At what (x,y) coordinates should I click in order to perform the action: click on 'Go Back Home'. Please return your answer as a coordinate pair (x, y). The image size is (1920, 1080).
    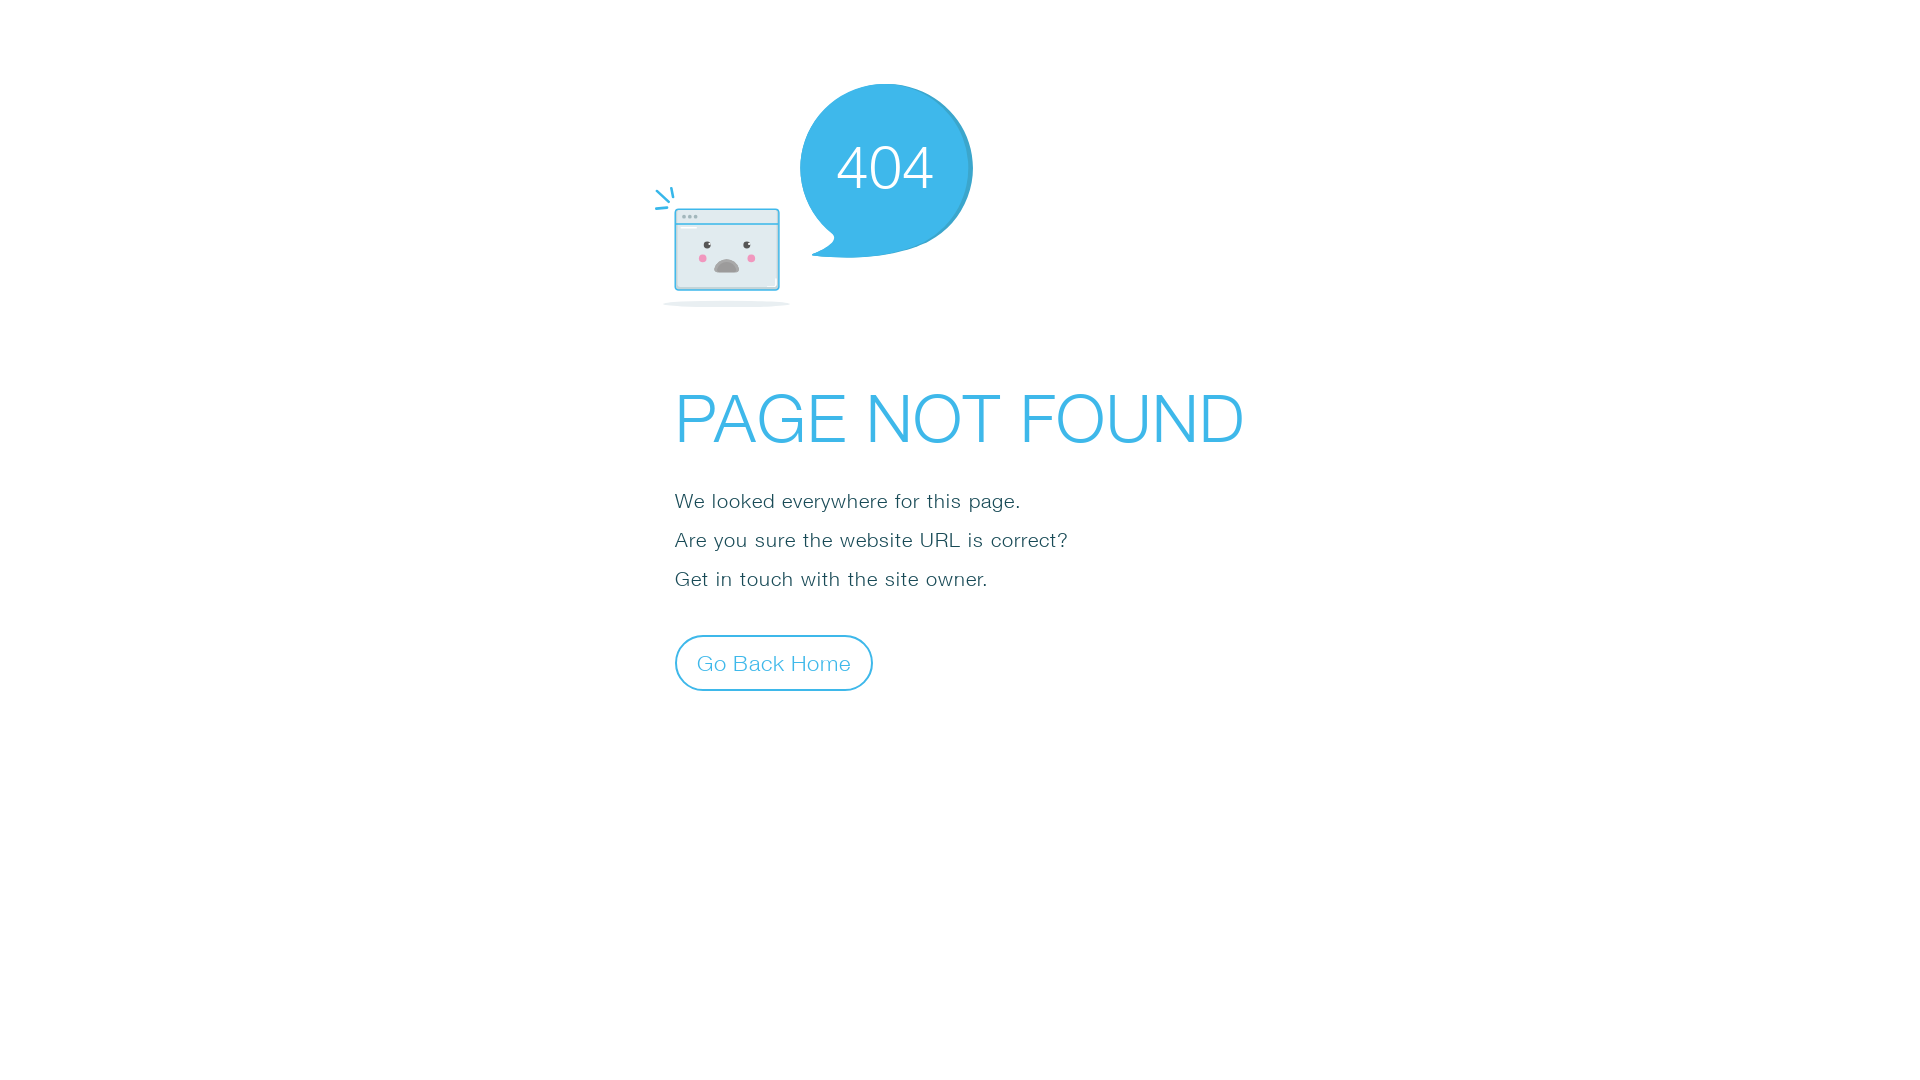
    Looking at the image, I should click on (772, 663).